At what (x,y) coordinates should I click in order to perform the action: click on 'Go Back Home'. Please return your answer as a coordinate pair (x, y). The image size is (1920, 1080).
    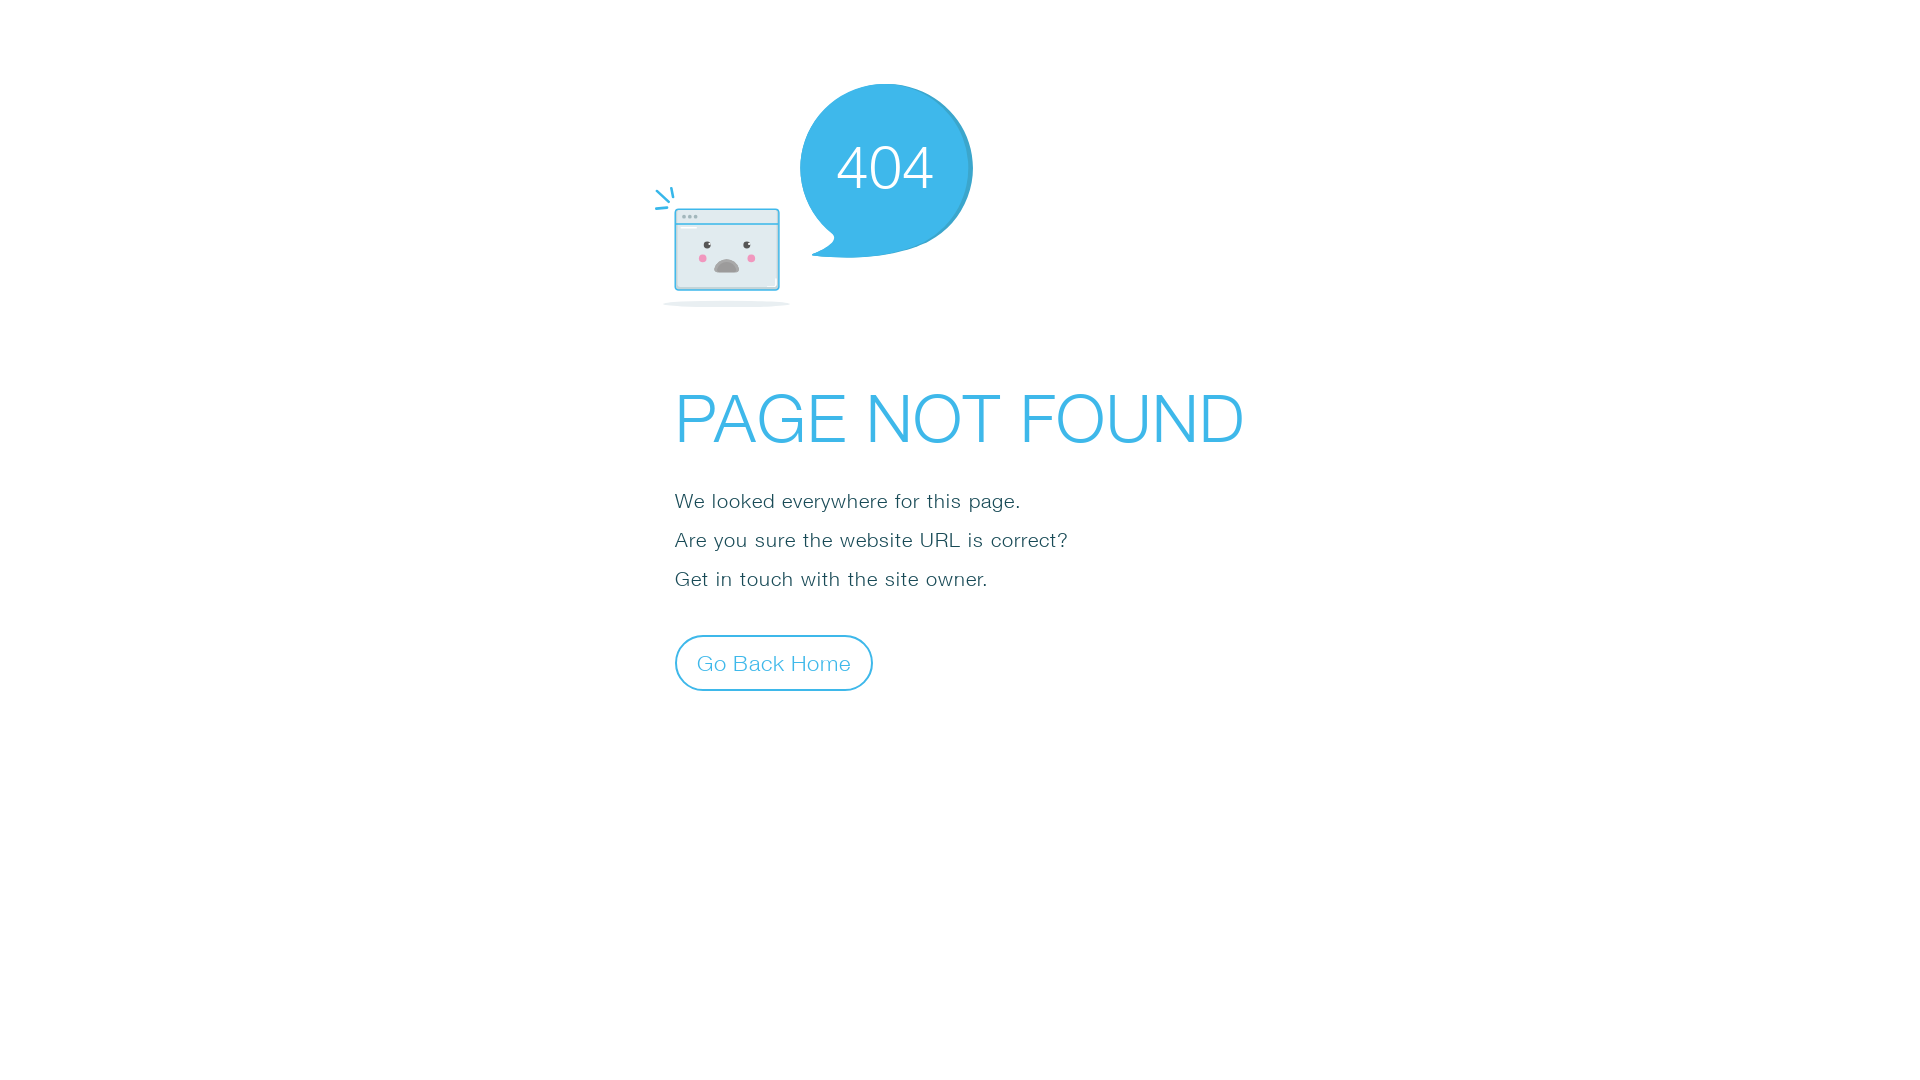
    Looking at the image, I should click on (772, 663).